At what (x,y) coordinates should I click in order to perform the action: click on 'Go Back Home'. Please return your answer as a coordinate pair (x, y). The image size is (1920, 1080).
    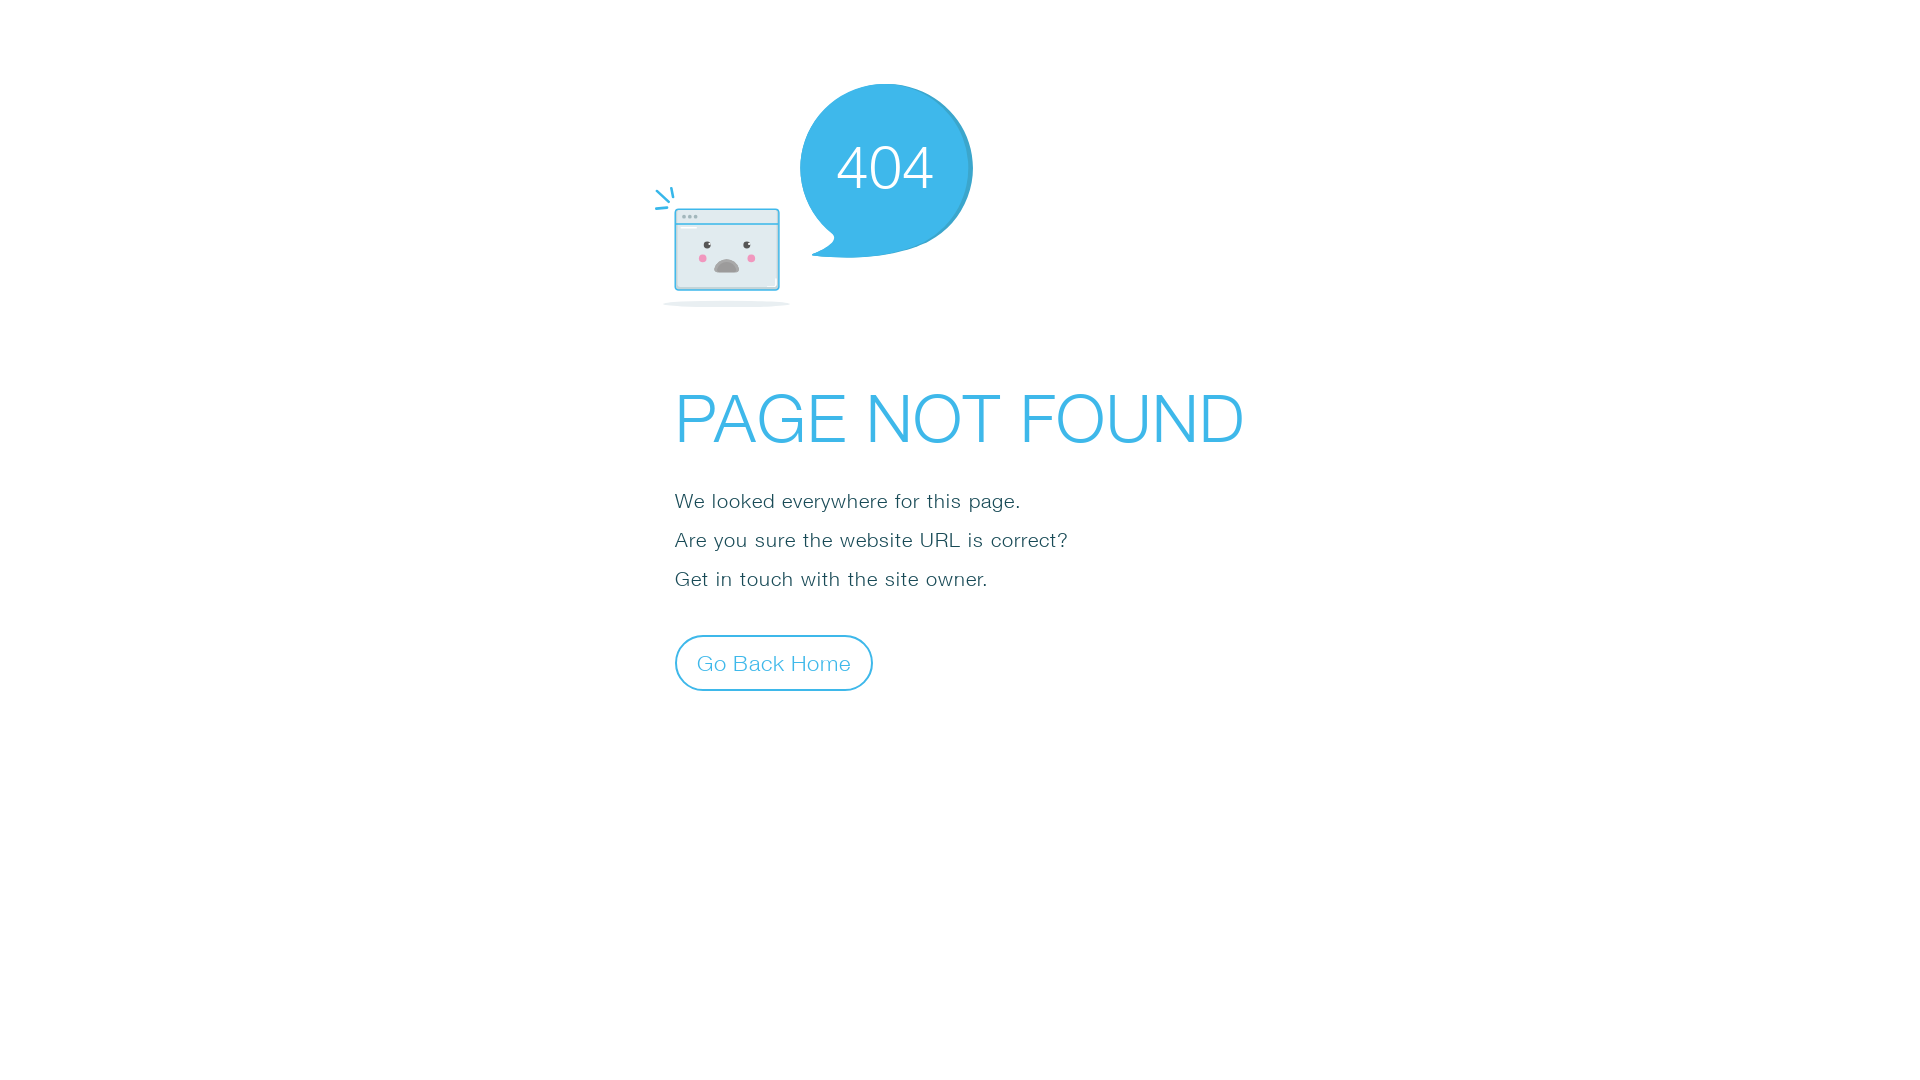
    Looking at the image, I should click on (772, 663).